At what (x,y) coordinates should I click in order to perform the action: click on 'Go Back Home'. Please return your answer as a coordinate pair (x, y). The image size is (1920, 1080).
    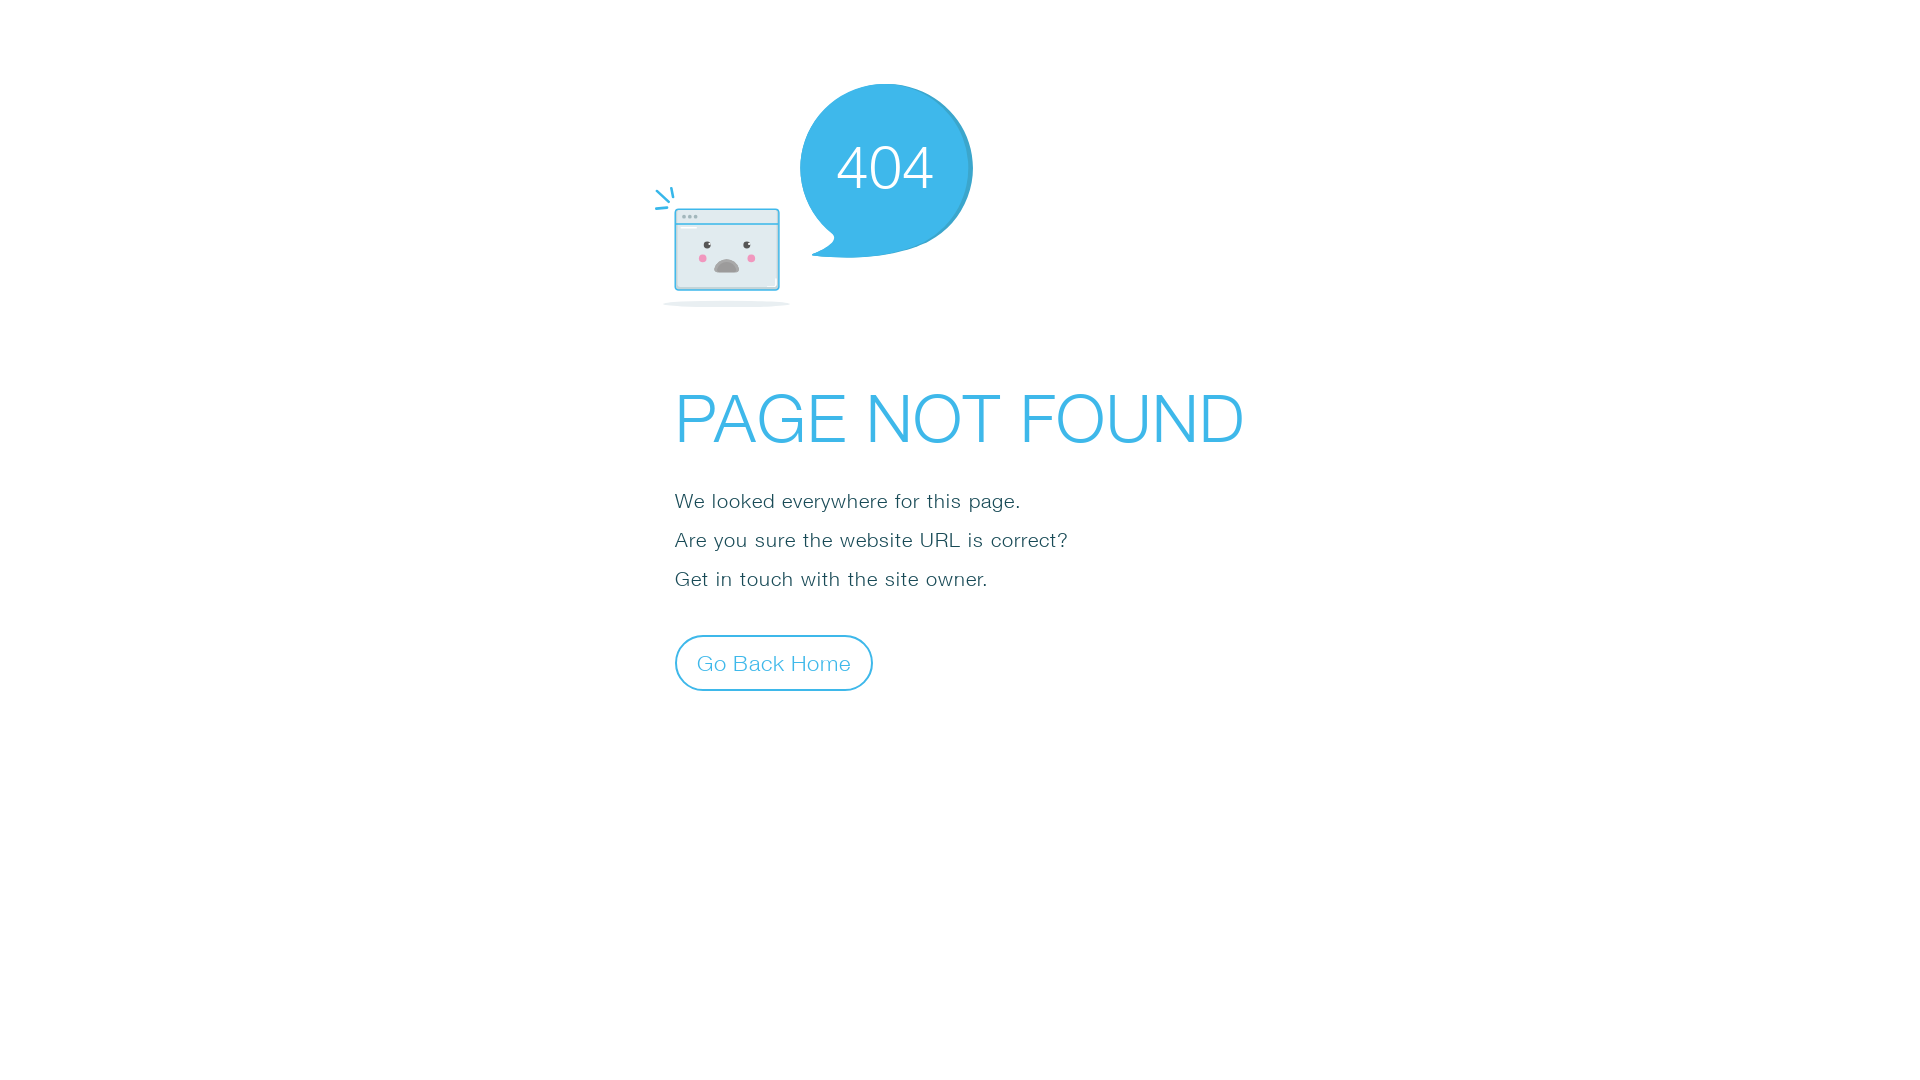
    Looking at the image, I should click on (772, 663).